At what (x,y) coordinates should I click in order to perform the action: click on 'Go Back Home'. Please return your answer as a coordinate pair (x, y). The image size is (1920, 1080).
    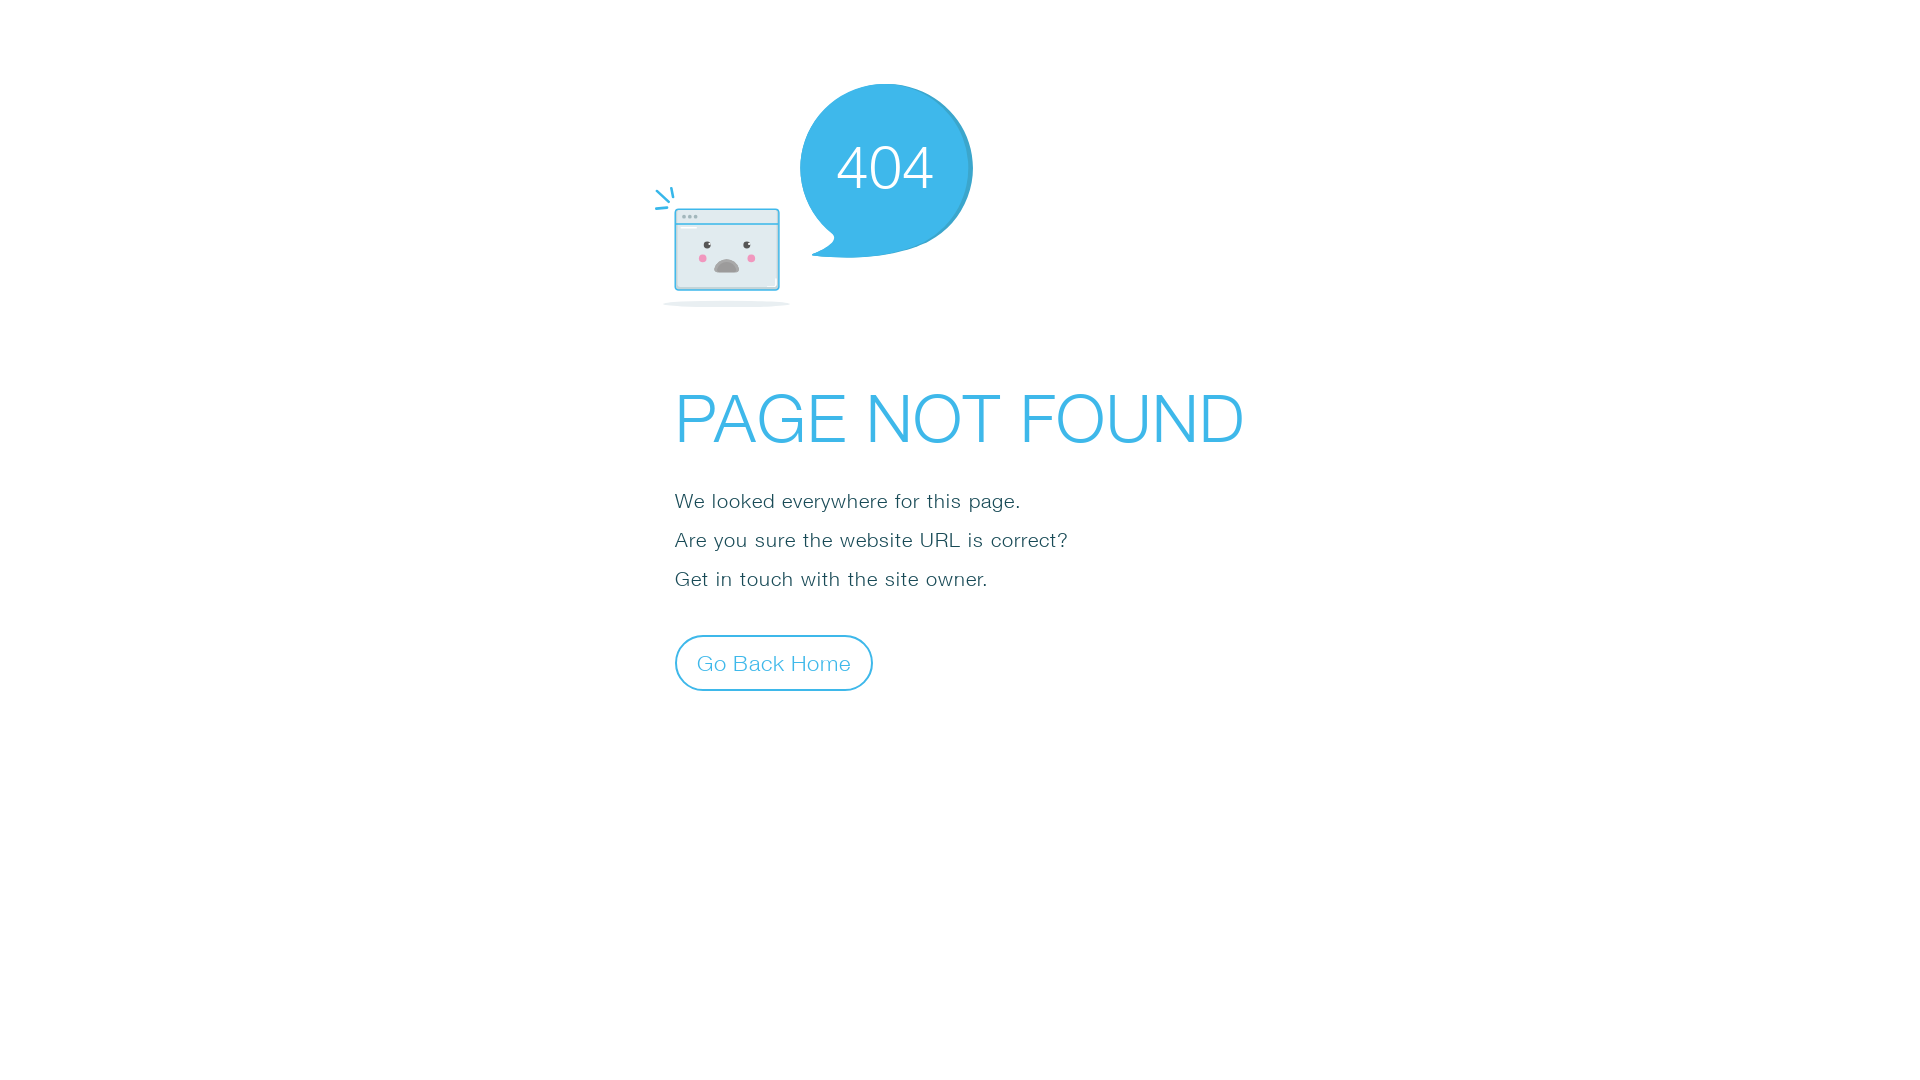
    Looking at the image, I should click on (772, 663).